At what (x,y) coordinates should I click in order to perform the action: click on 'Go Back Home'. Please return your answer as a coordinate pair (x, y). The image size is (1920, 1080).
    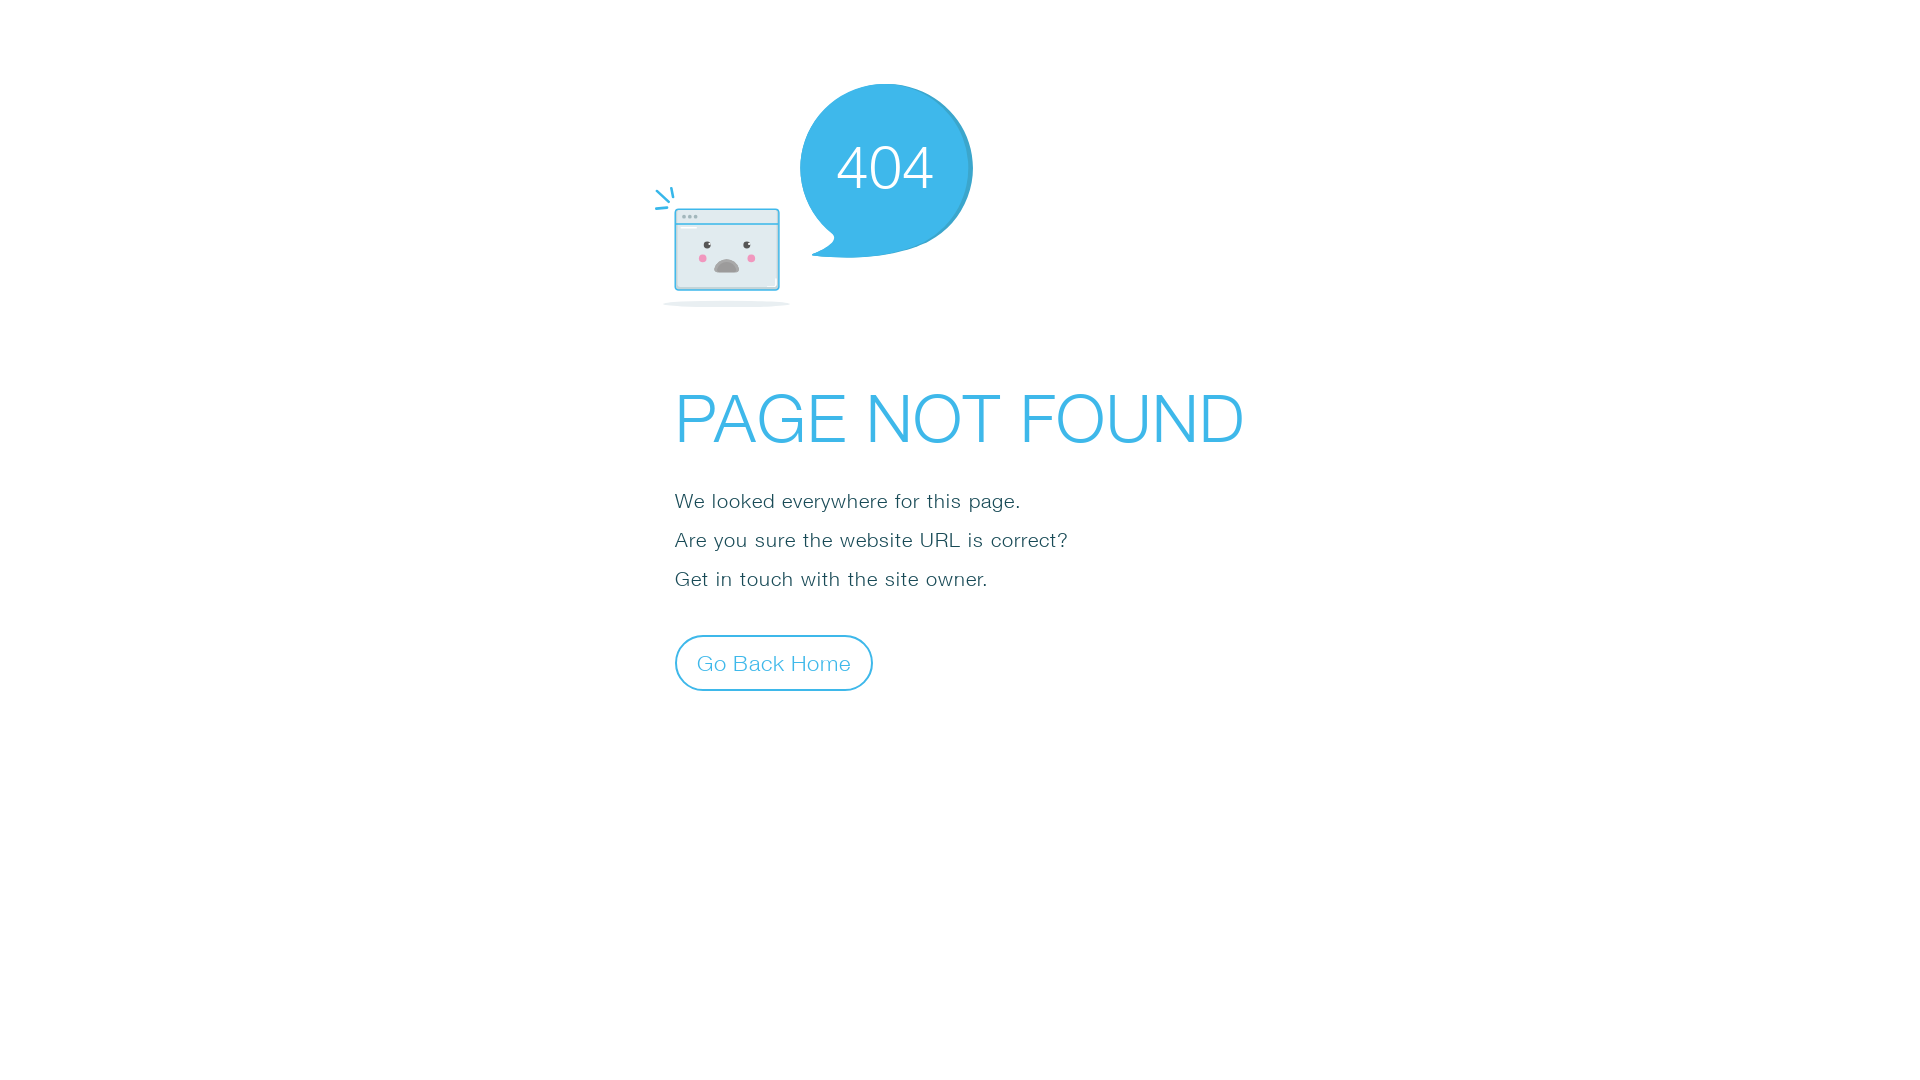
    Looking at the image, I should click on (772, 663).